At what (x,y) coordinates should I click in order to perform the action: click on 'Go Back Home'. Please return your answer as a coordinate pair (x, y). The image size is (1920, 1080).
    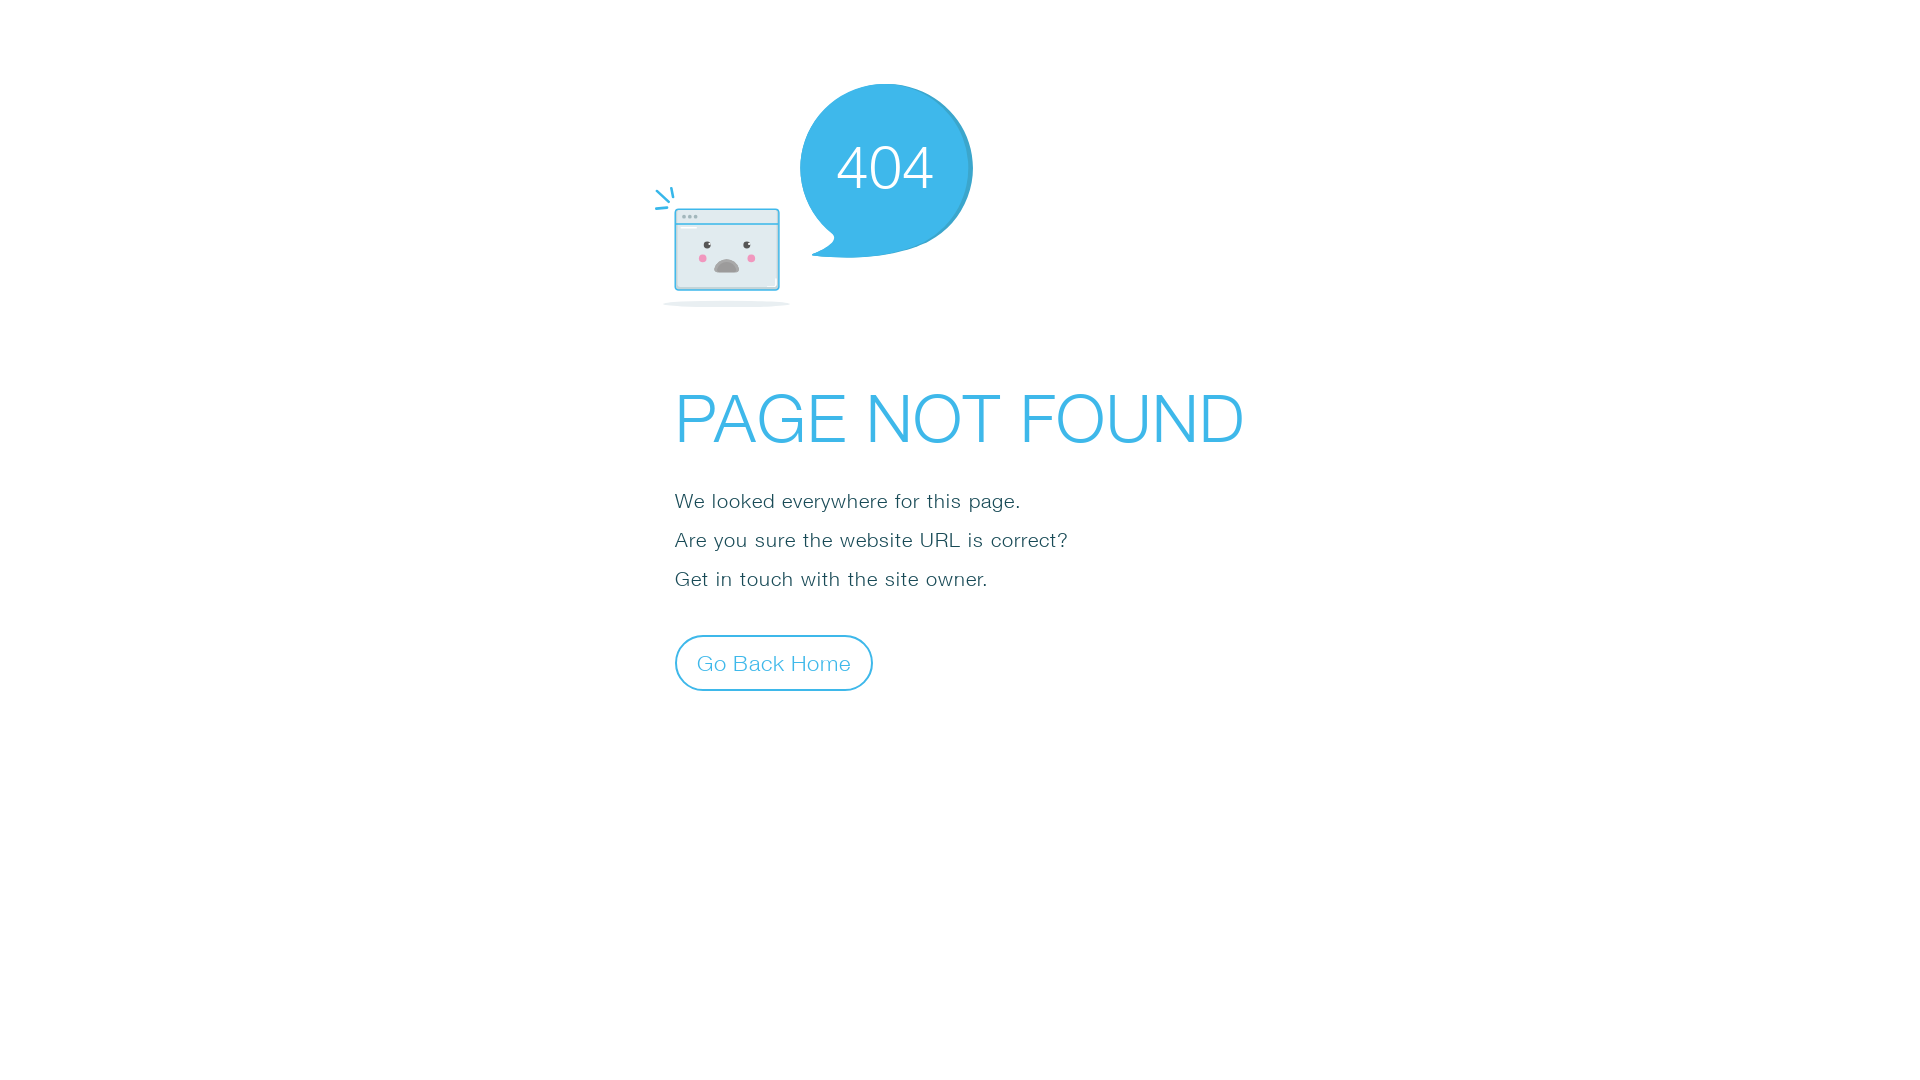
    Looking at the image, I should click on (772, 663).